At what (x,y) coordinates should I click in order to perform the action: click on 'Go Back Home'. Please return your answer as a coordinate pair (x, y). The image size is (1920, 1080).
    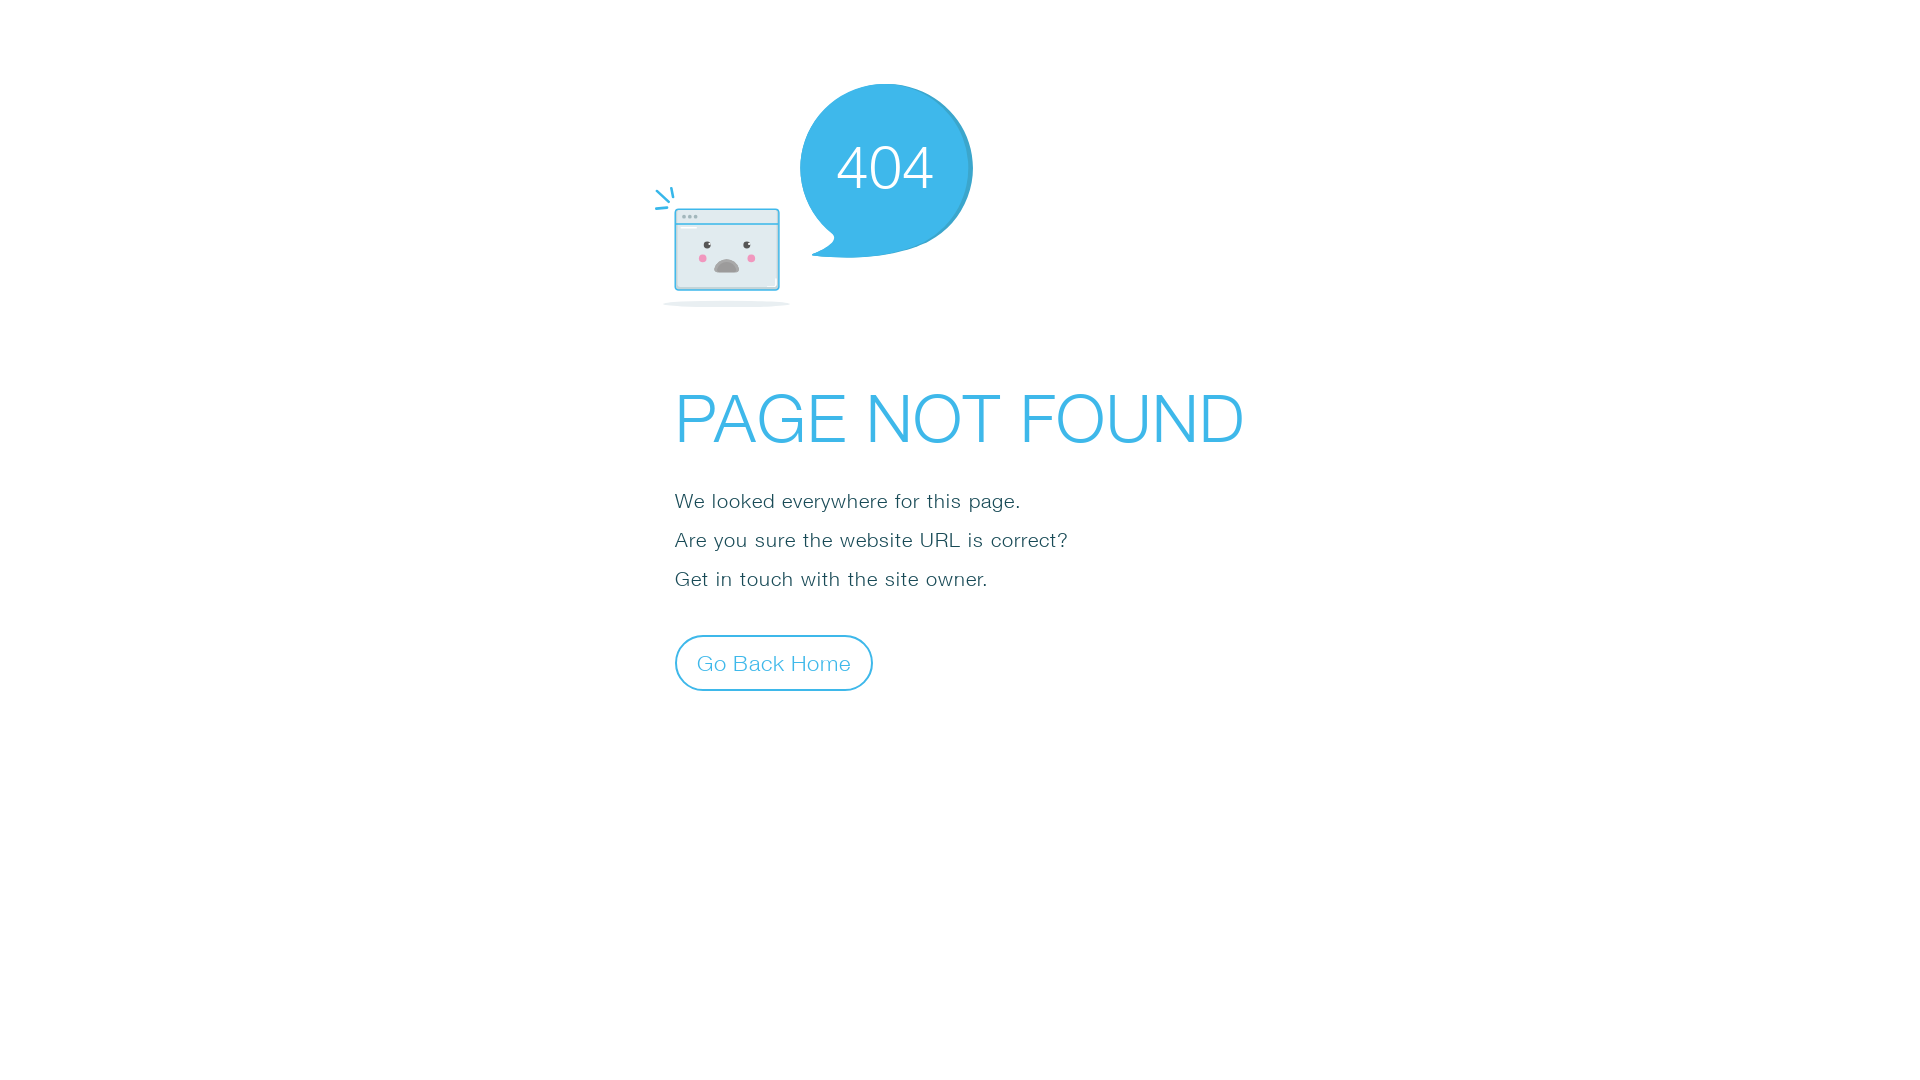
    Looking at the image, I should click on (772, 663).